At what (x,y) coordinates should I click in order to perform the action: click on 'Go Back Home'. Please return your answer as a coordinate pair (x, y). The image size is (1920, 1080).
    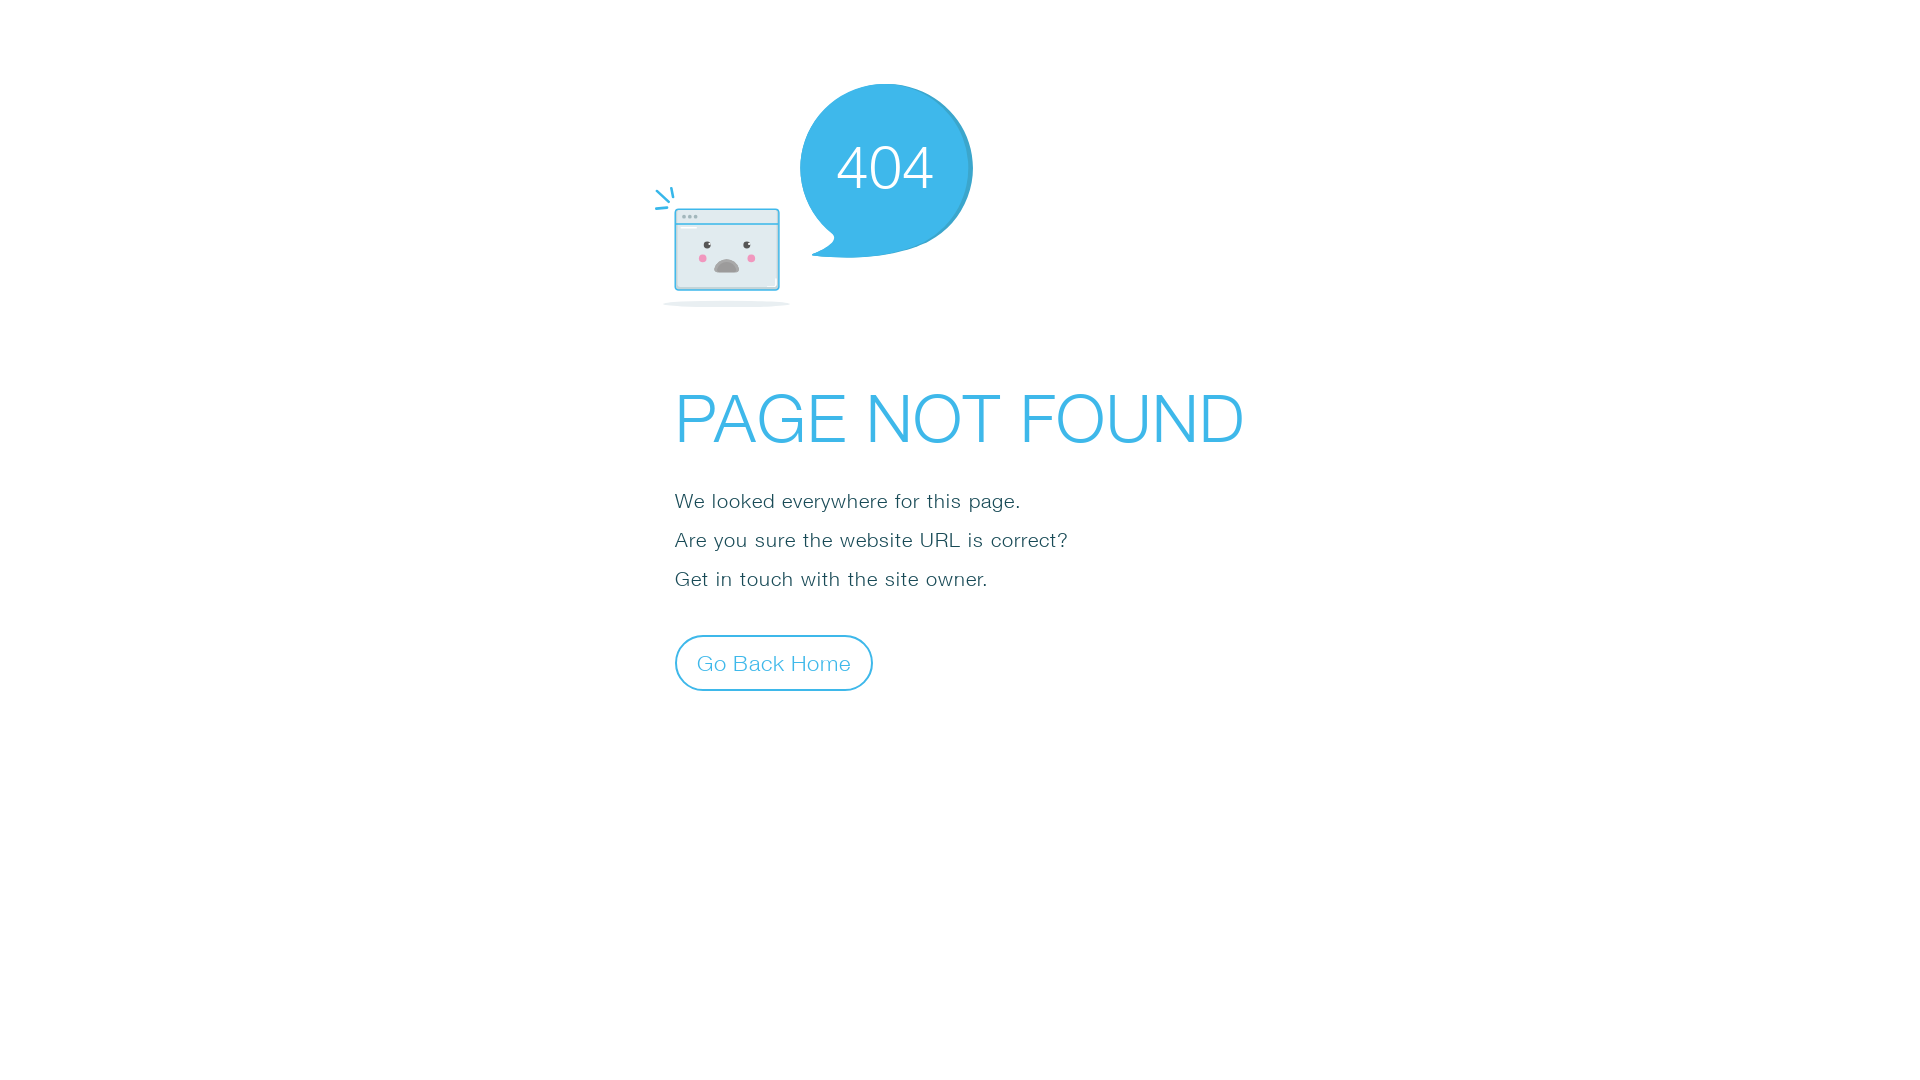
    Looking at the image, I should click on (772, 663).